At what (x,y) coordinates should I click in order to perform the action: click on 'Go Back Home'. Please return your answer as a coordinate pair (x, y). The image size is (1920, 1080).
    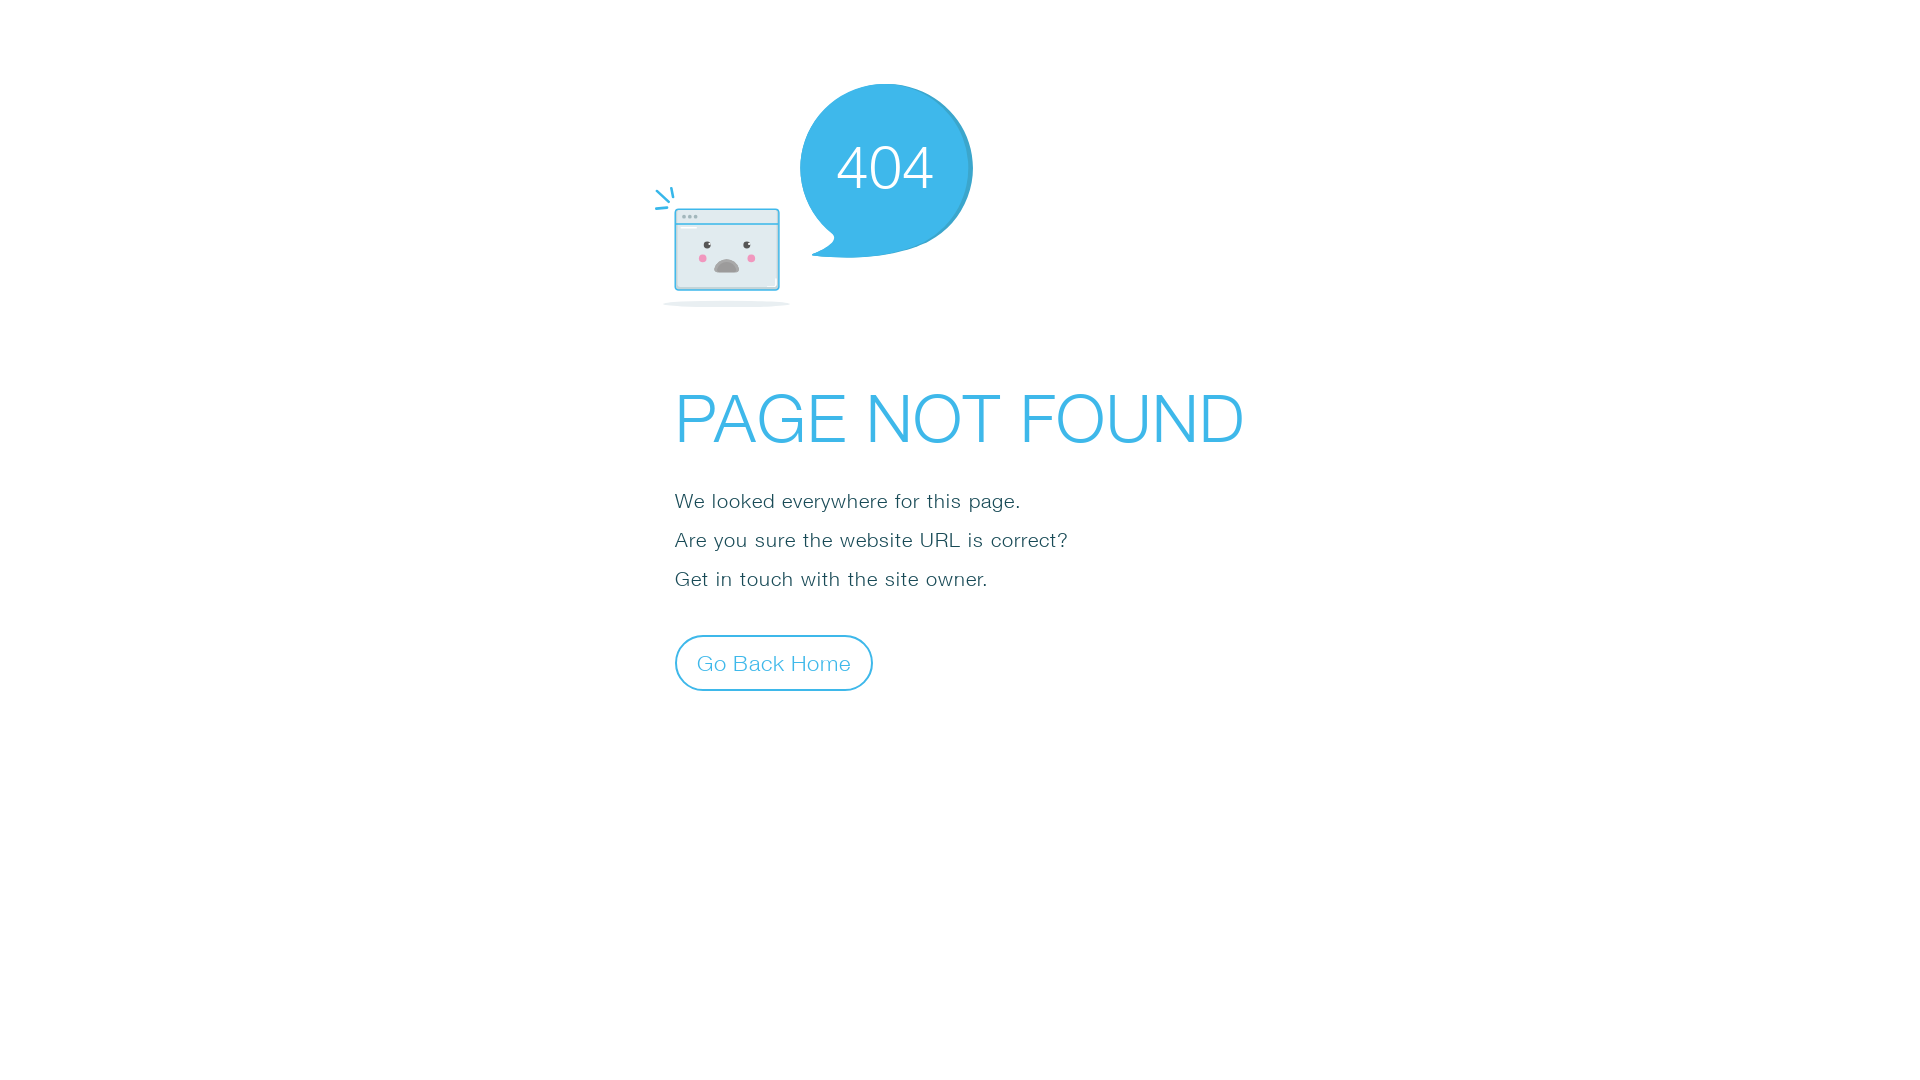
    Looking at the image, I should click on (772, 663).